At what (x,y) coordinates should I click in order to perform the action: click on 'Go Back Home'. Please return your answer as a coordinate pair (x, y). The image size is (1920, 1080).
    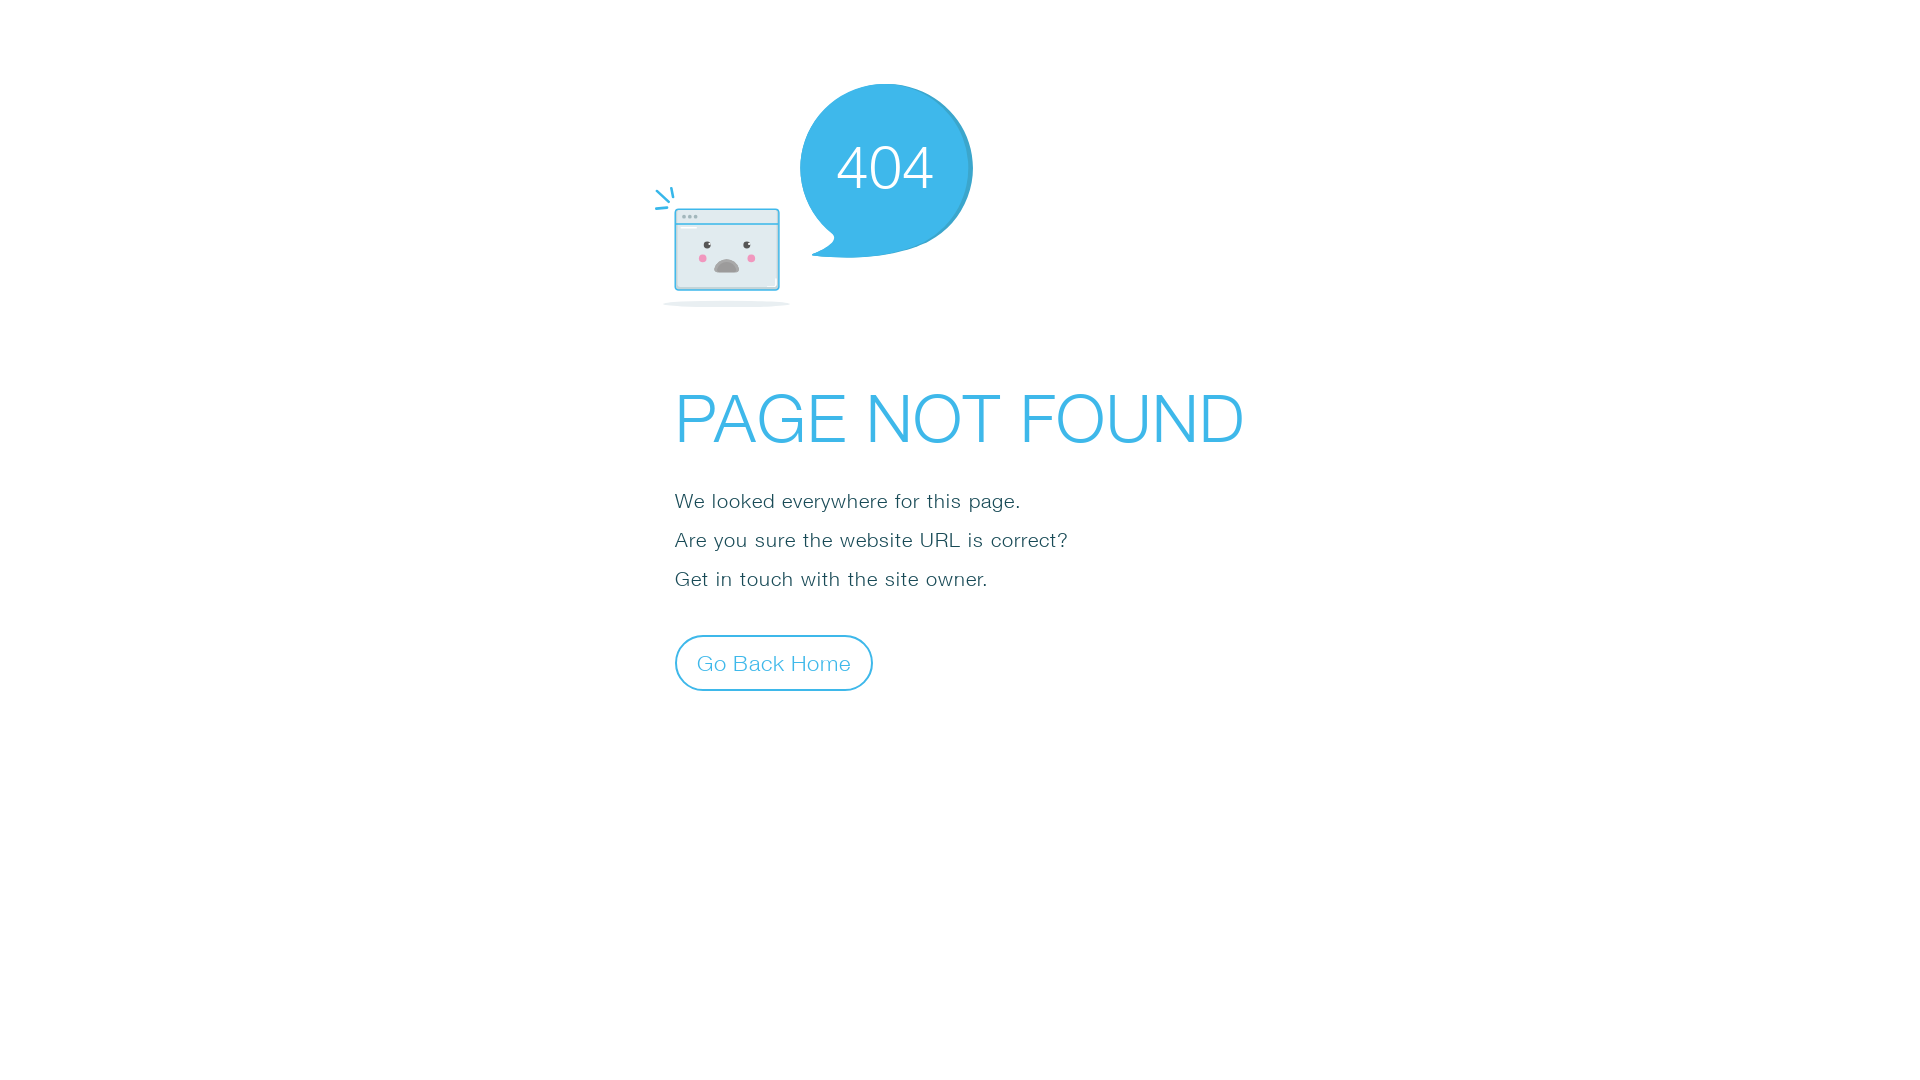
    Looking at the image, I should click on (772, 663).